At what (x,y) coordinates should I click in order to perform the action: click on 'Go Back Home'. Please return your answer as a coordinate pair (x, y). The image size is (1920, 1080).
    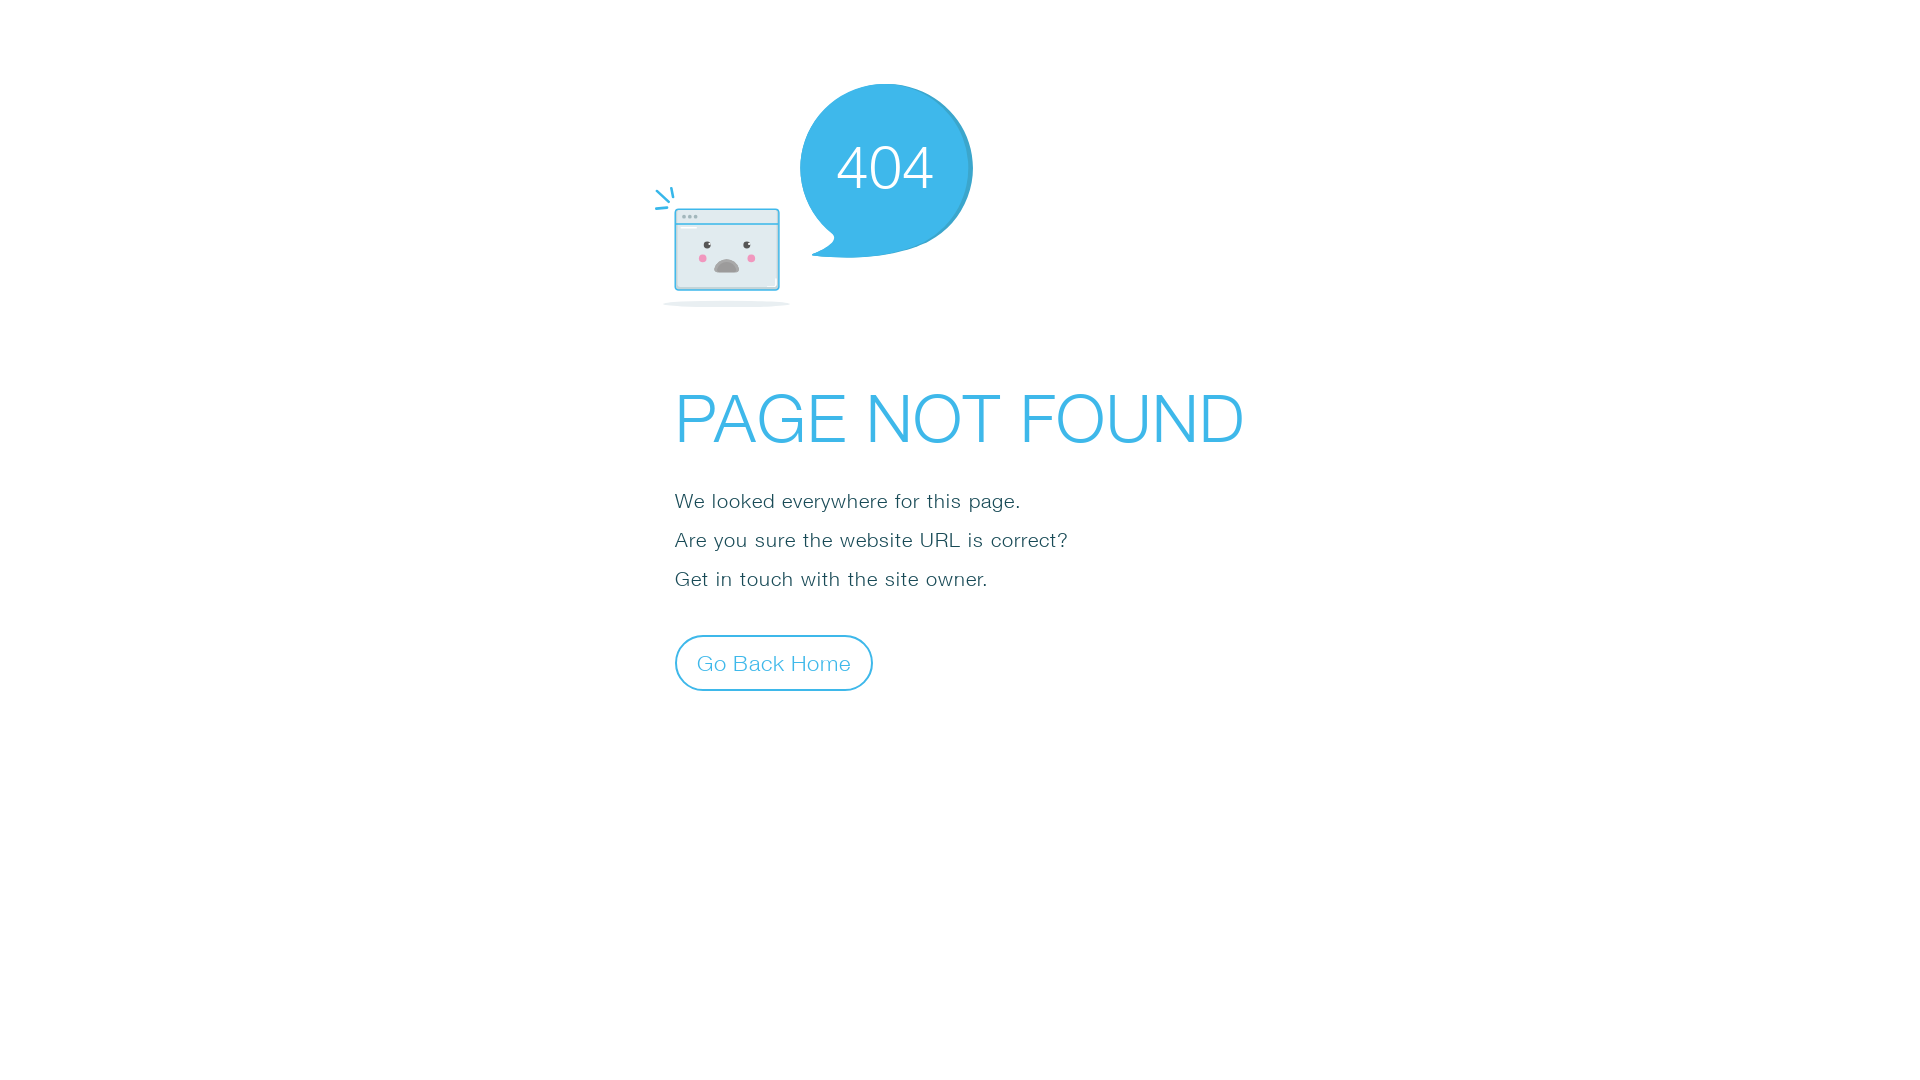
    Looking at the image, I should click on (772, 663).